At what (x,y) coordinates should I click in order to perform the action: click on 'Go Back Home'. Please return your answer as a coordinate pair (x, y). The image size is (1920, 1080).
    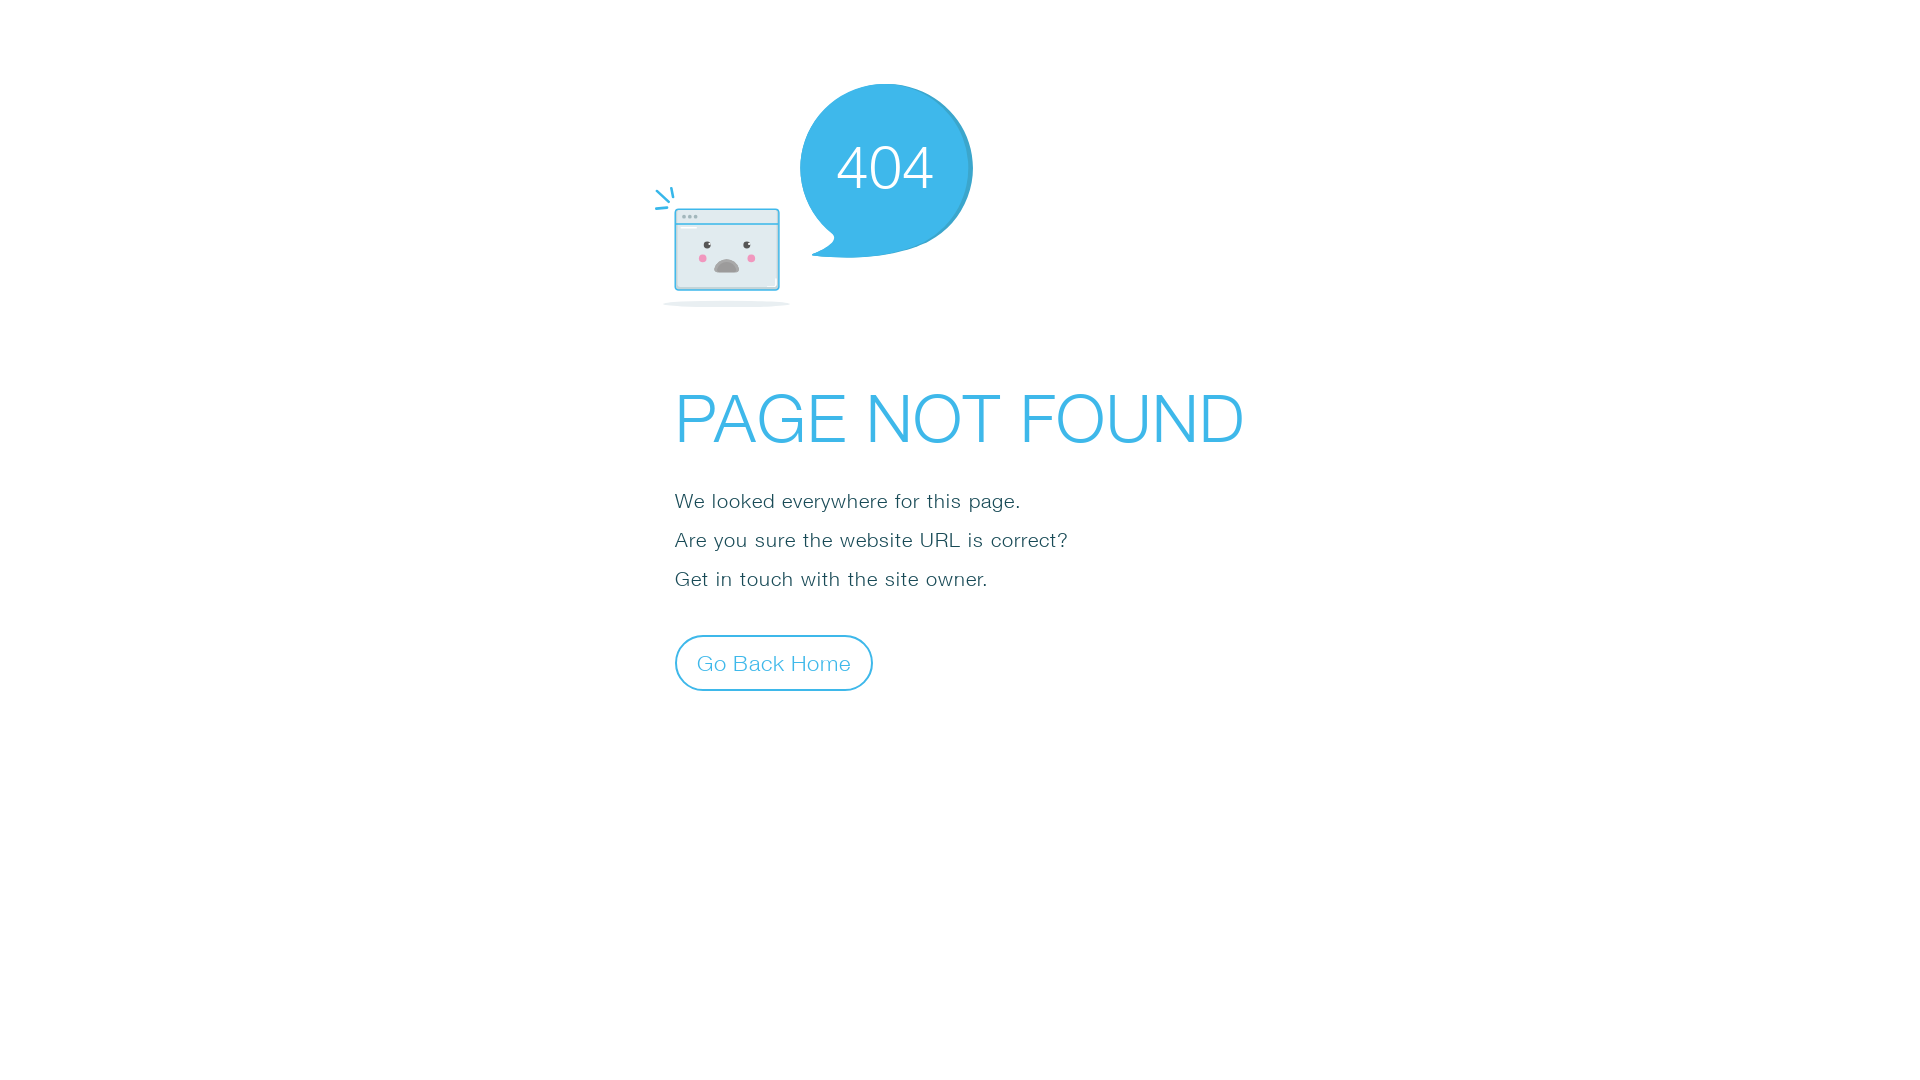
    Looking at the image, I should click on (772, 663).